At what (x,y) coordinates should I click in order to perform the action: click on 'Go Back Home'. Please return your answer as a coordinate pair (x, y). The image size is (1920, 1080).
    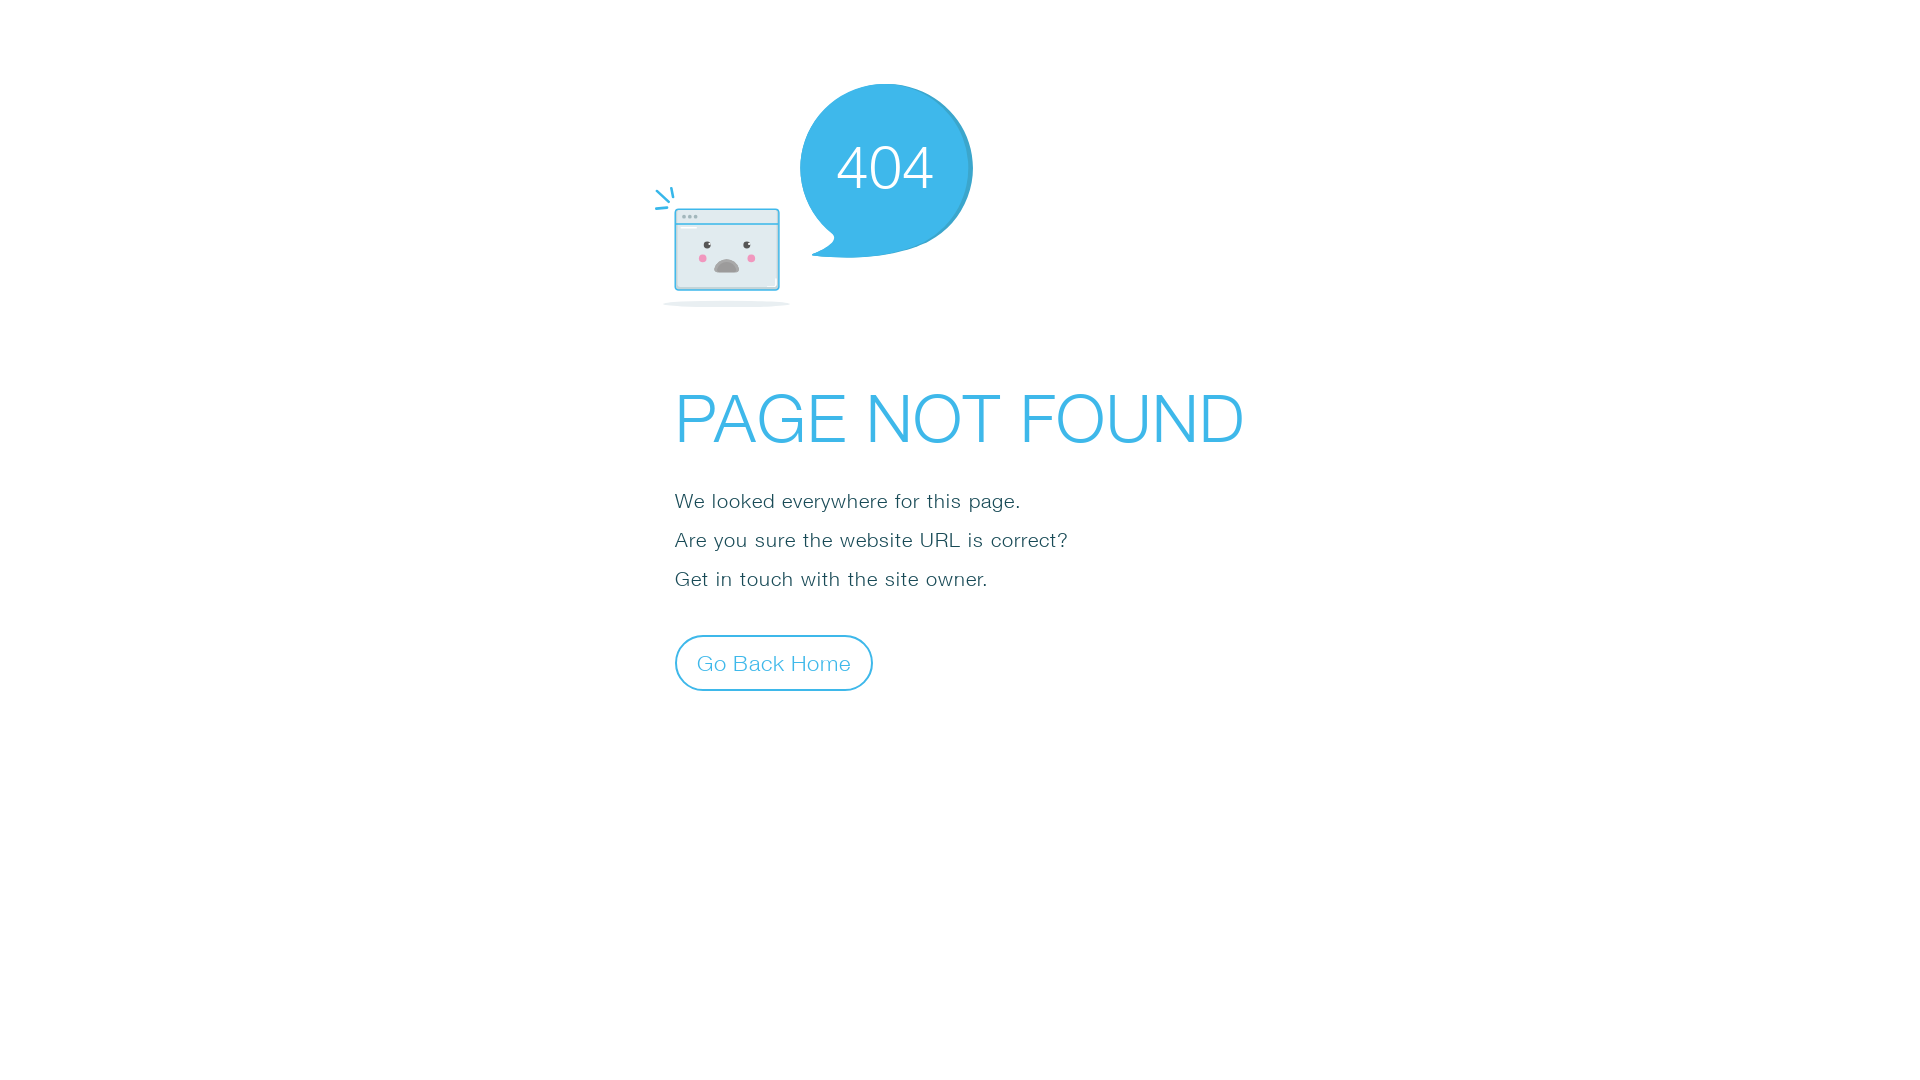
    Looking at the image, I should click on (772, 663).